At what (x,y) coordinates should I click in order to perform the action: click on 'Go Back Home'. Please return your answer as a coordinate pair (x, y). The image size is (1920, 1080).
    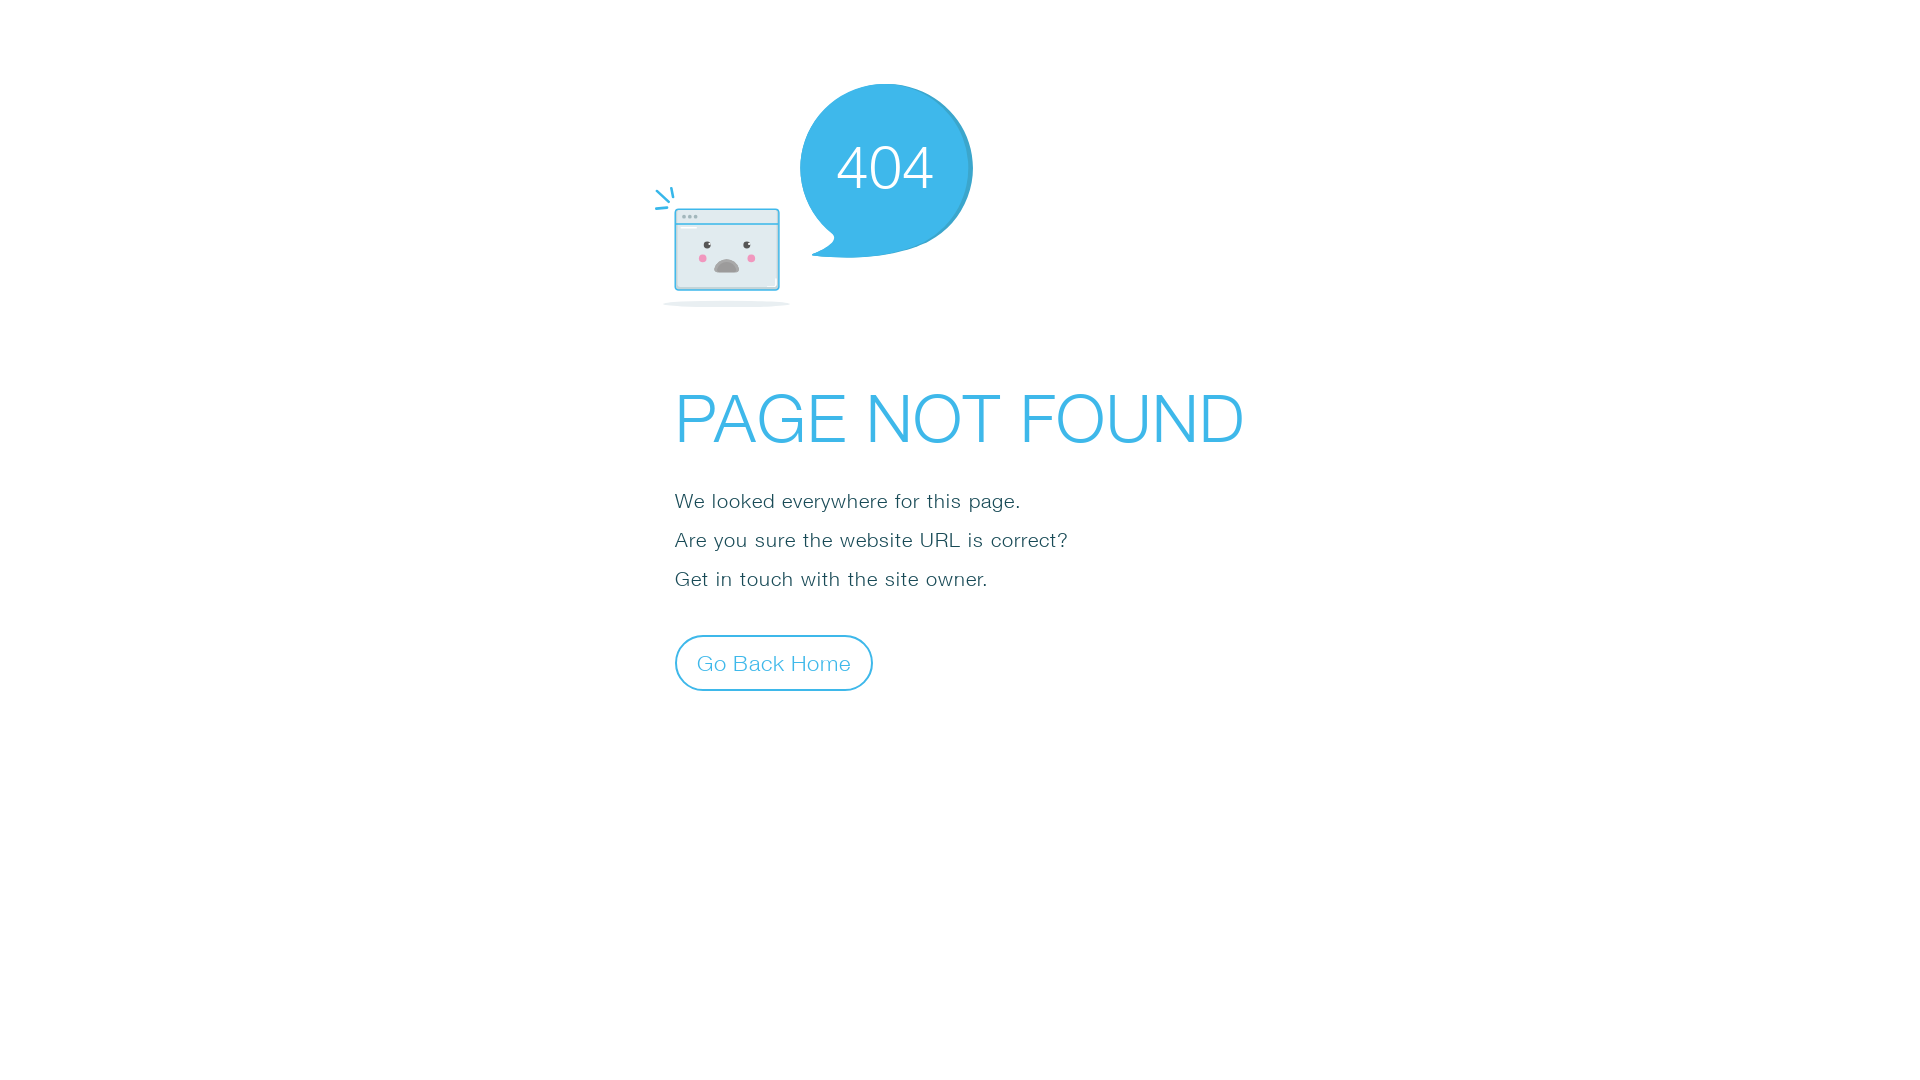
    Looking at the image, I should click on (772, 663).